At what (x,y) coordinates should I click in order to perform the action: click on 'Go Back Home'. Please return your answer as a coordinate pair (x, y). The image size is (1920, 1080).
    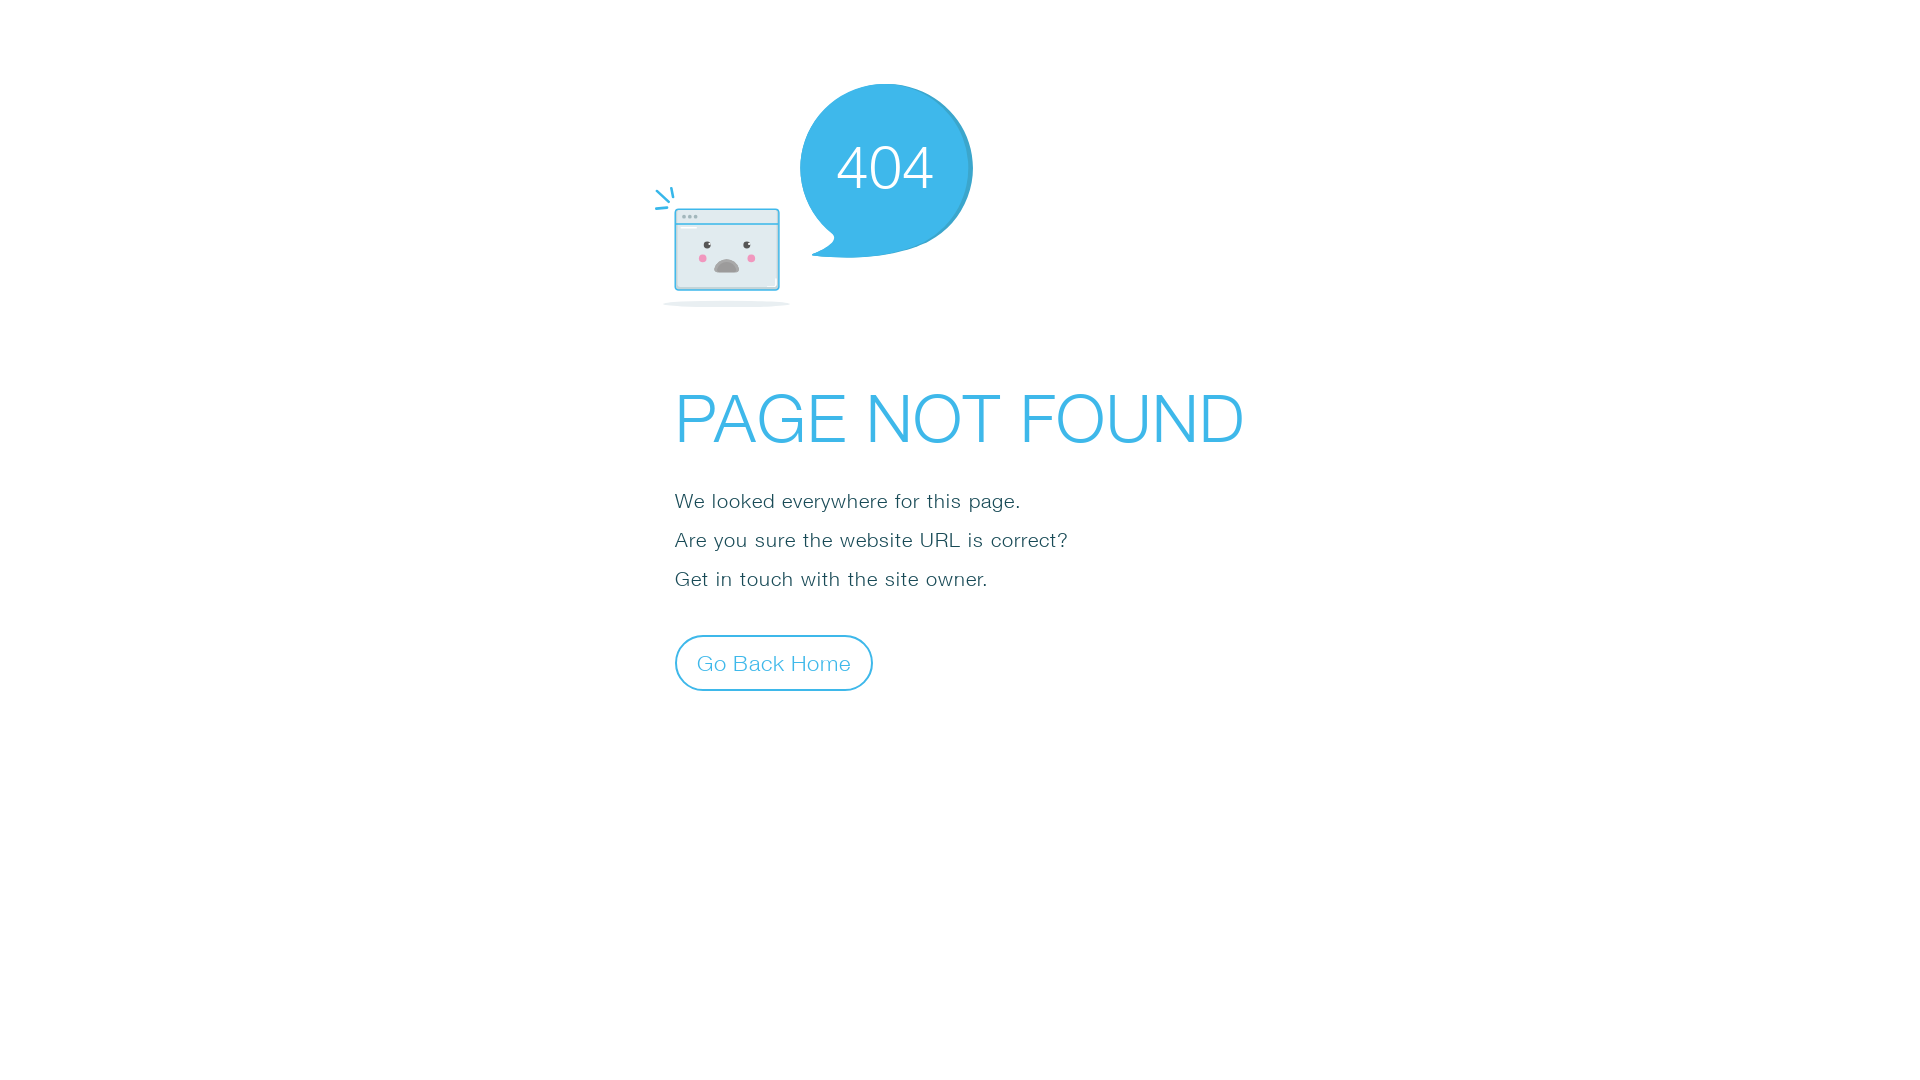
    Looking at the image, I should click on (772, 663).